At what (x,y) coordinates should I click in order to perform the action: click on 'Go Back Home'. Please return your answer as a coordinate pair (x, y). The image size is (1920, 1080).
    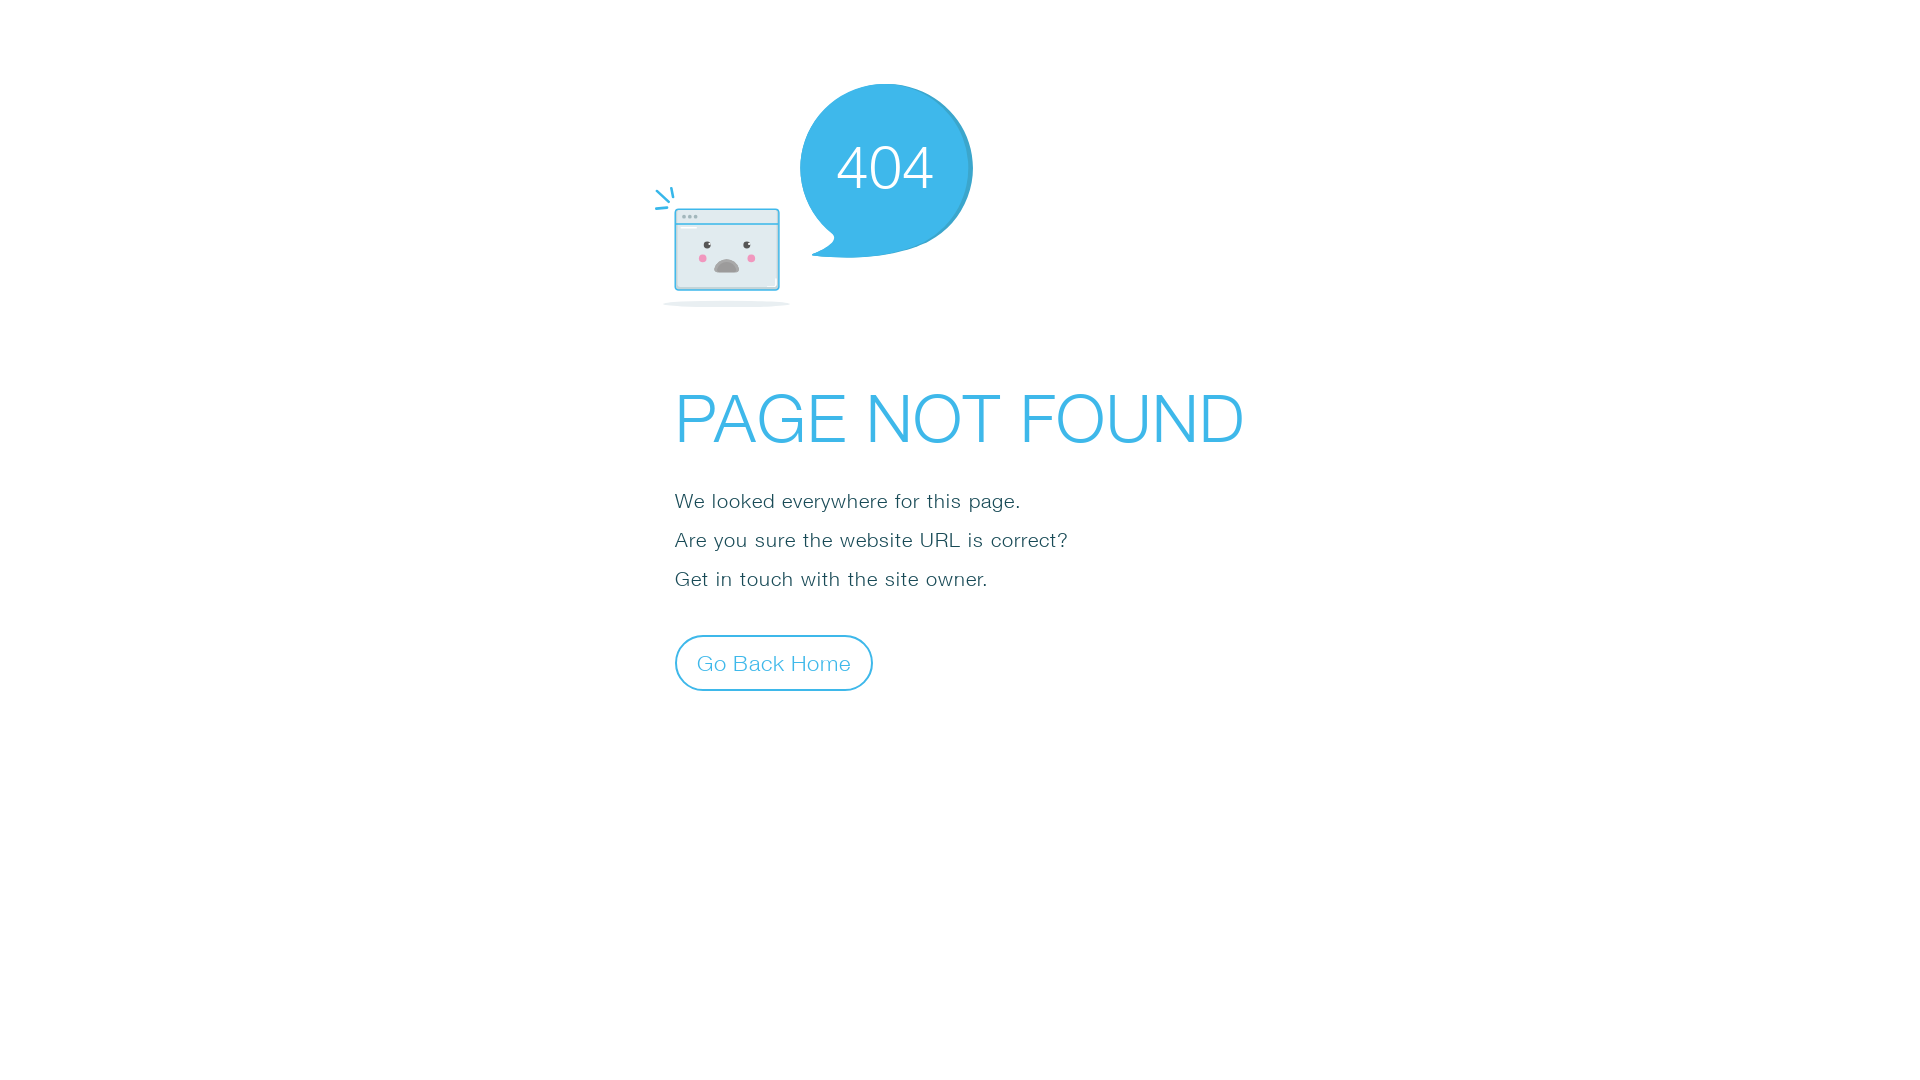
    Looking at the image, I should click on (772, 663).